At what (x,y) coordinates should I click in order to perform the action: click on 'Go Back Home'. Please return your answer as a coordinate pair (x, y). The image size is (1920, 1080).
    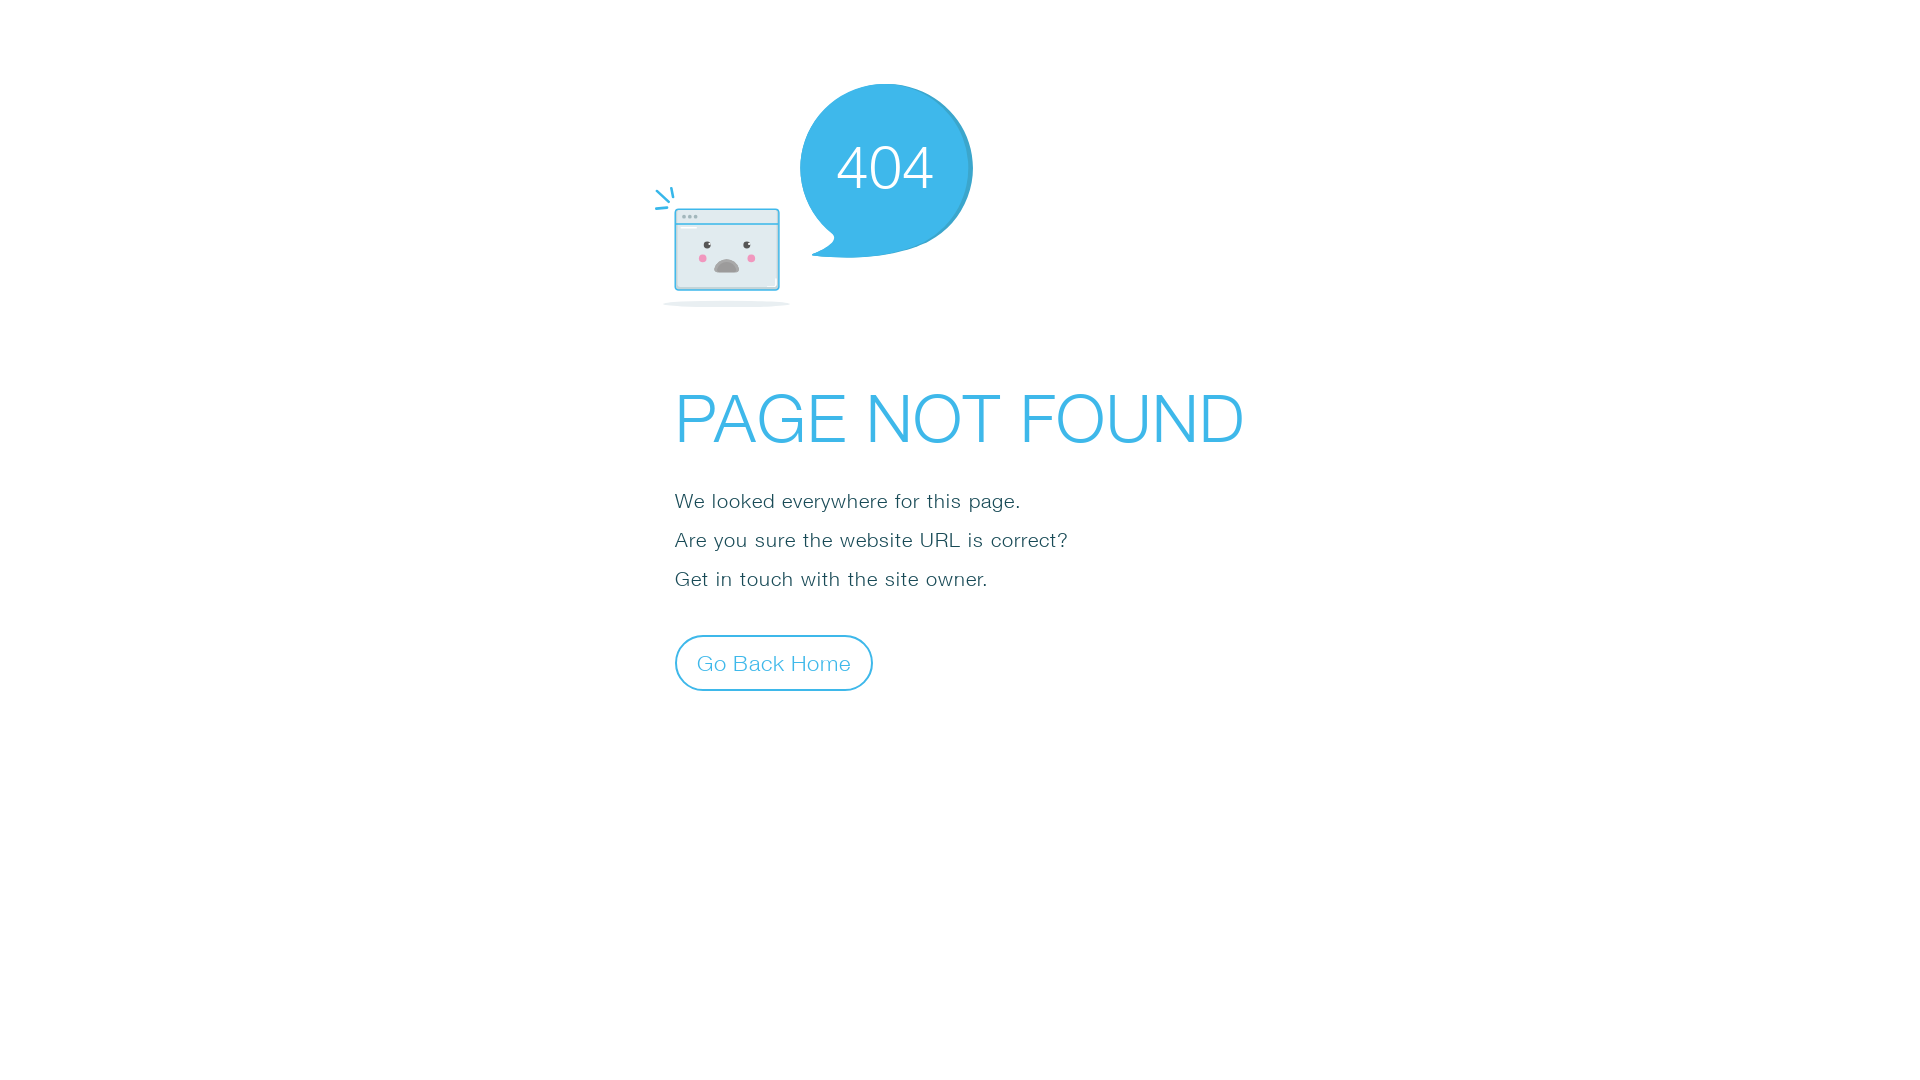
    Looking at the image, I should click on (772, 663).